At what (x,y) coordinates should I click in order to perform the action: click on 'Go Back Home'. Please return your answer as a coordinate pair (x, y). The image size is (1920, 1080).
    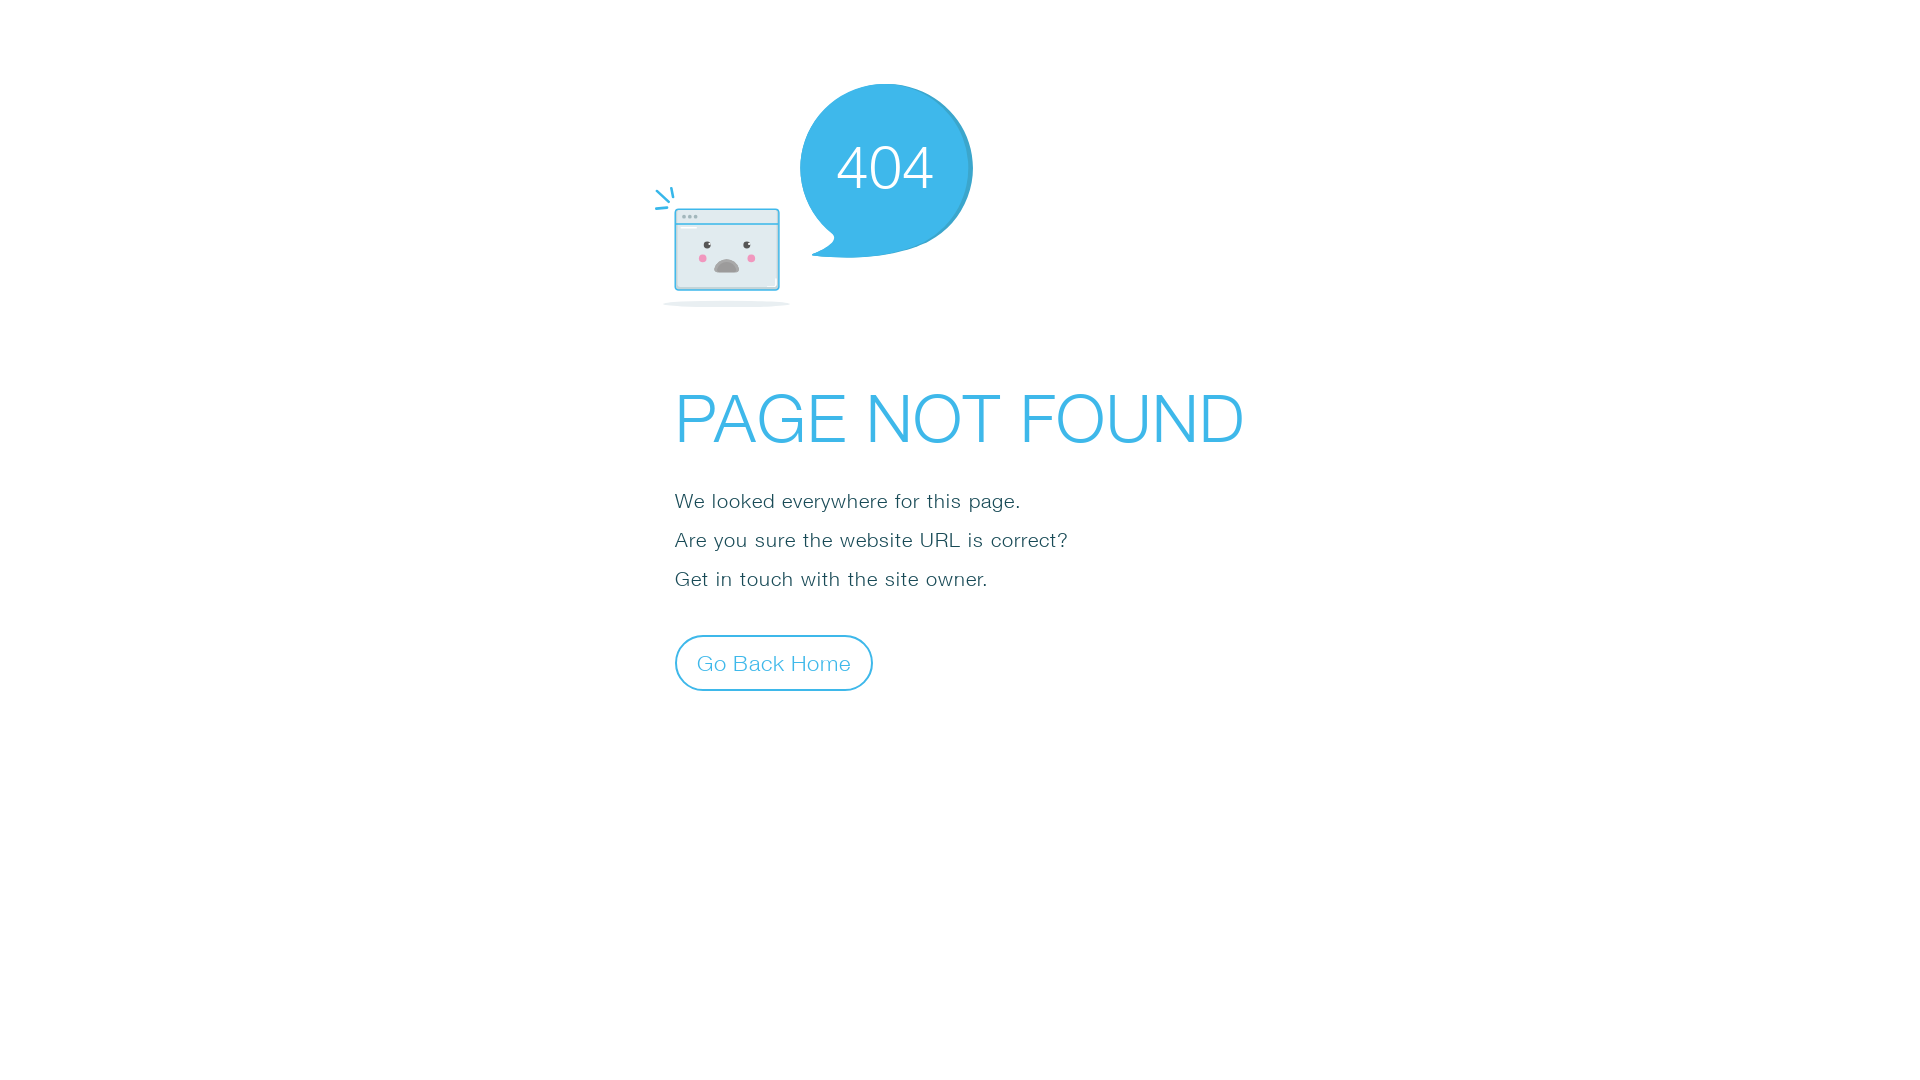
    Looking at the image, I should click on (772, 663).